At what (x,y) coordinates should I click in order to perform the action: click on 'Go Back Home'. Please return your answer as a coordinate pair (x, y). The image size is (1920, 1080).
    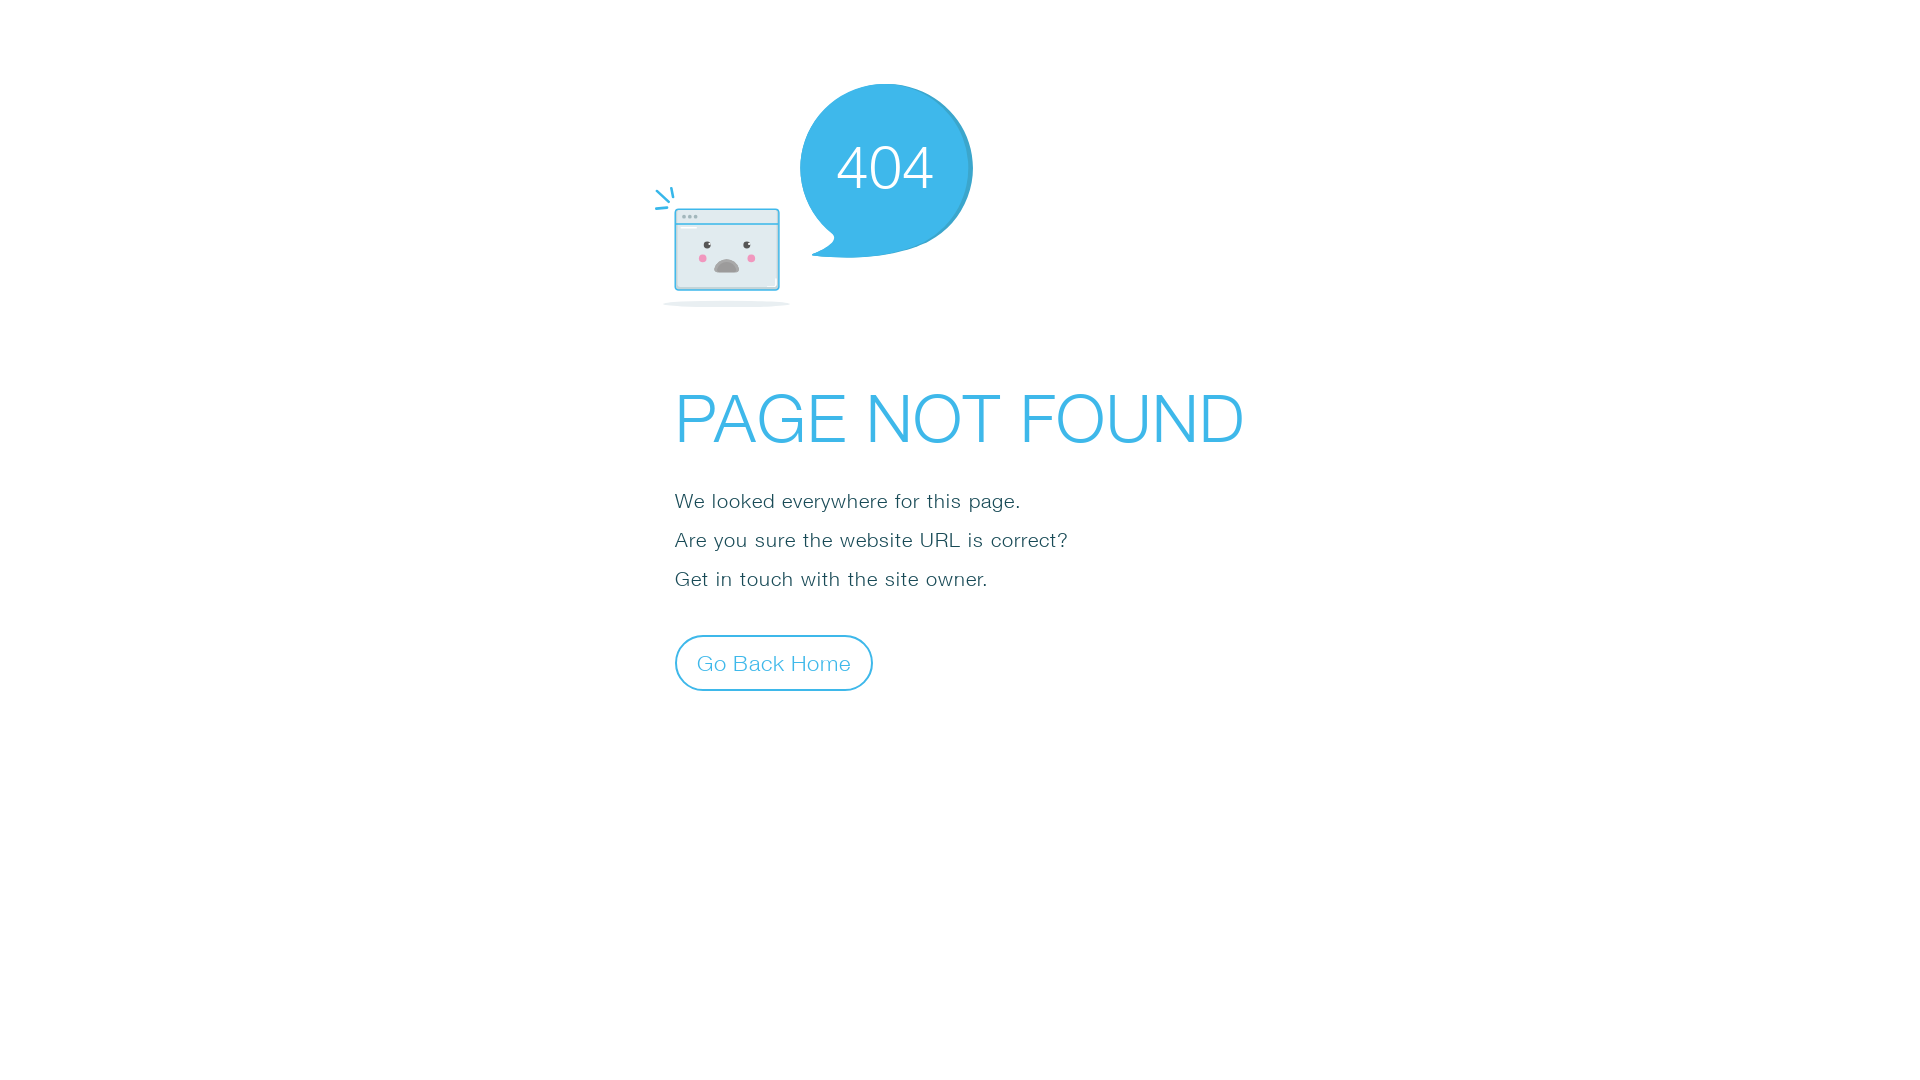
    Looking at the image, I should click on (772, 663).